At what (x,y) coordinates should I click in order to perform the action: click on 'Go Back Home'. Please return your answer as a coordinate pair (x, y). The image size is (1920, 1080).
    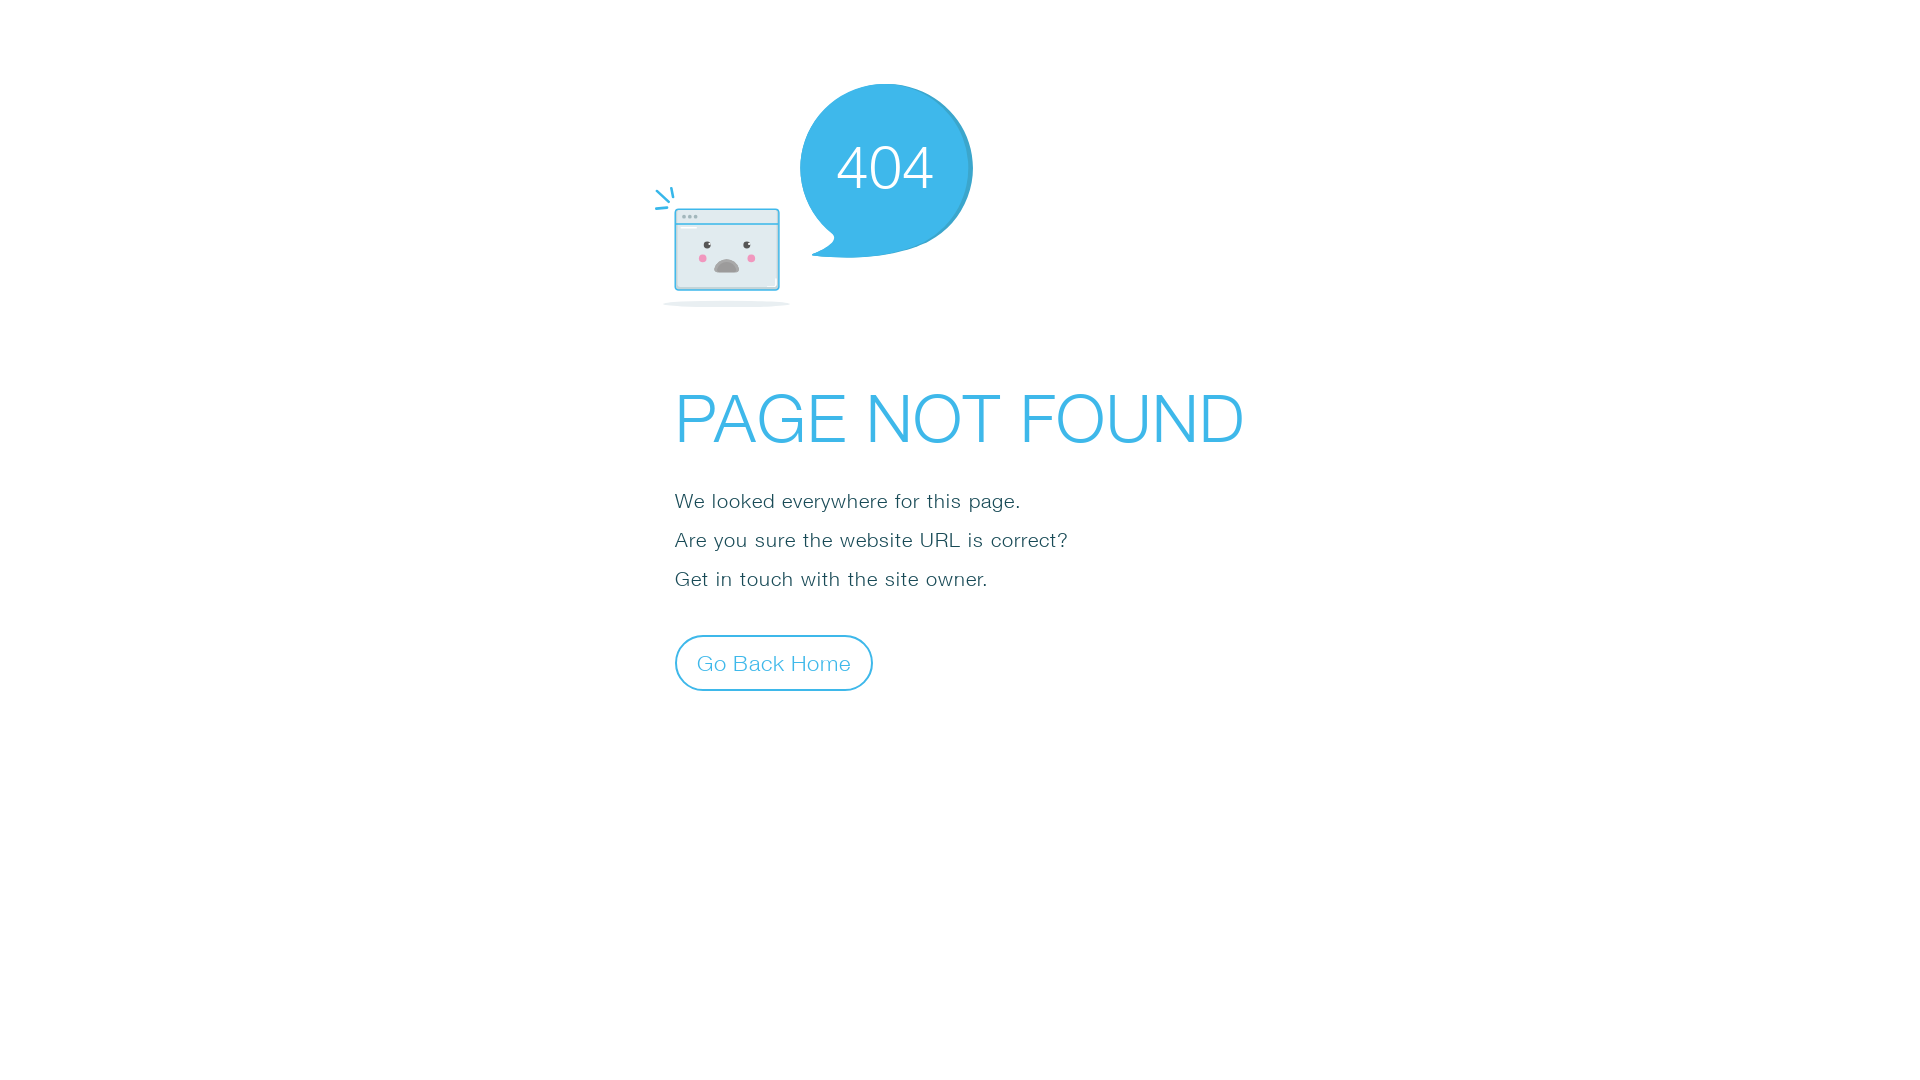
    Looking at the image, I should click on (772, 663).